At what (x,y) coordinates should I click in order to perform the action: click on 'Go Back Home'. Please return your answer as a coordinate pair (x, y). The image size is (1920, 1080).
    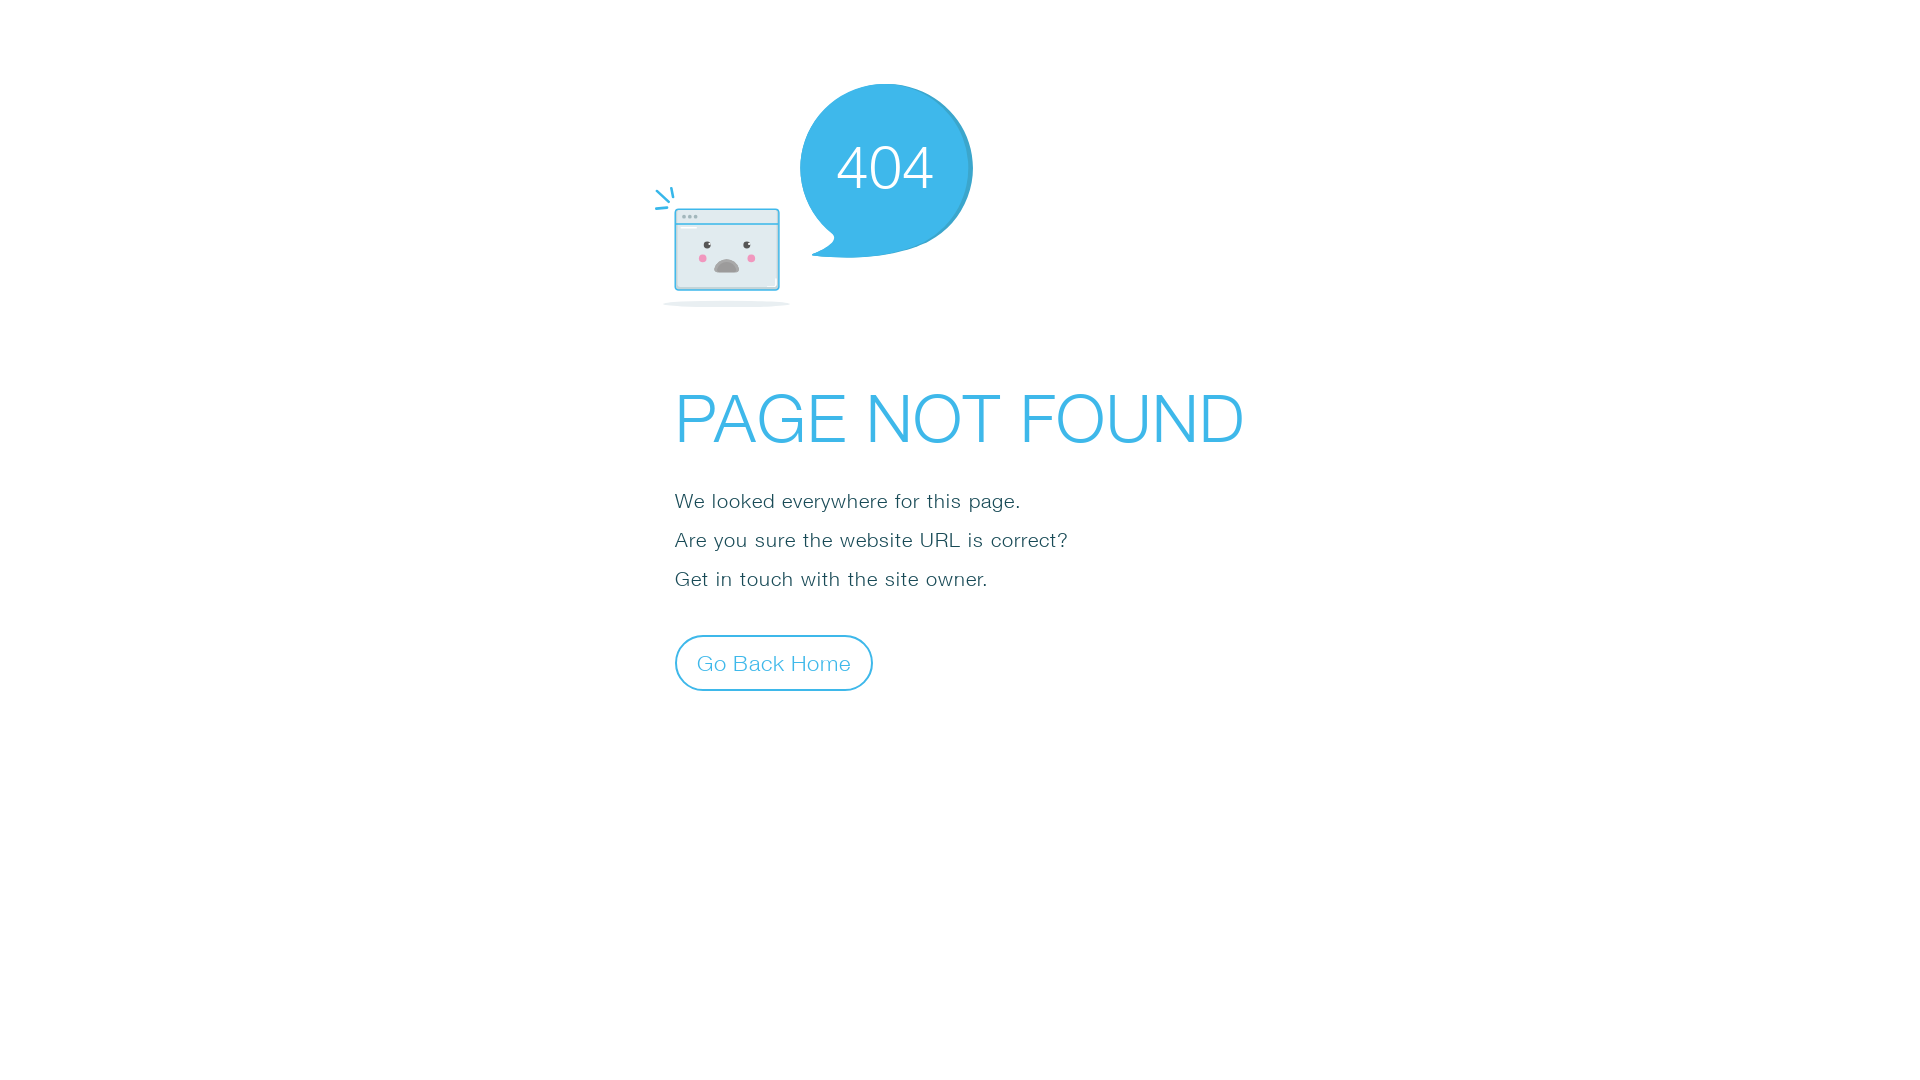
    Looking at the image, I should click on (772, 663).